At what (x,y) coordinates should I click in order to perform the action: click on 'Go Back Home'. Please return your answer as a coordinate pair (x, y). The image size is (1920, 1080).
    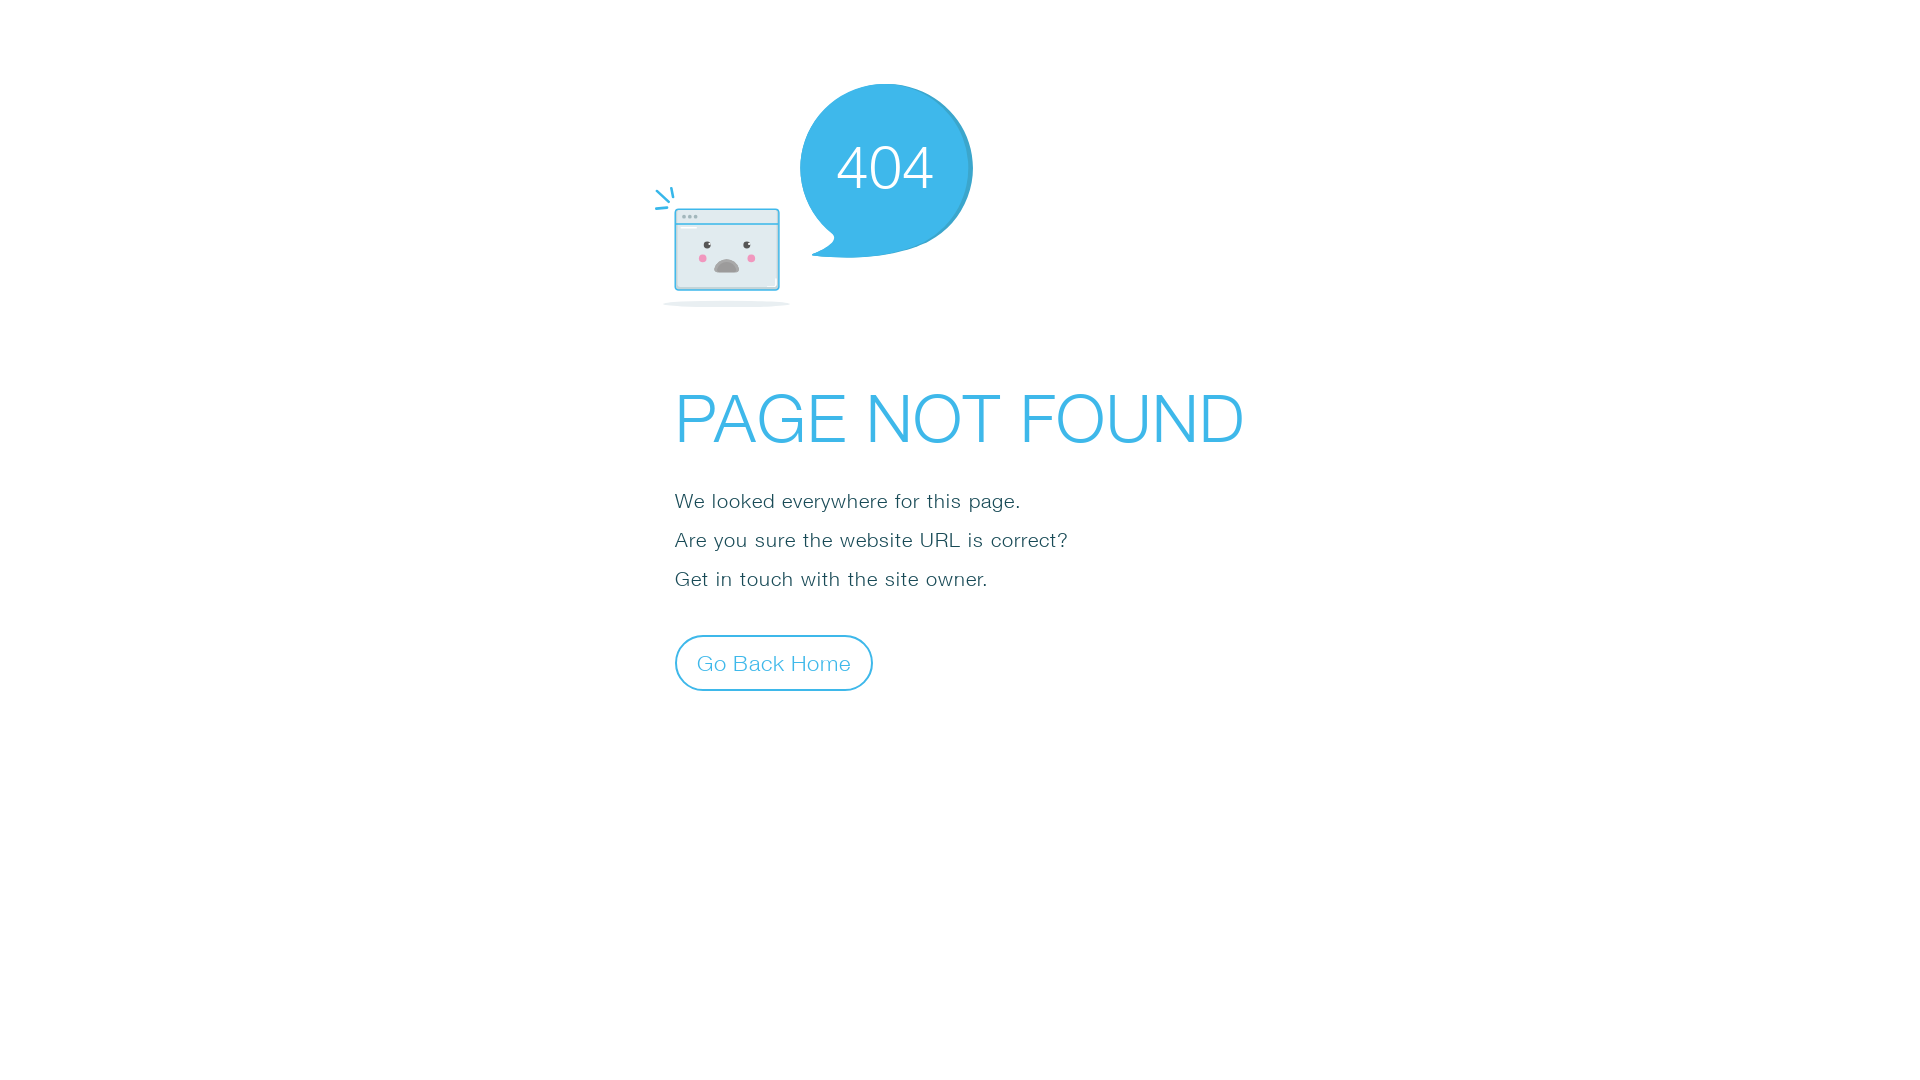
    Looking at the image, I should click on (772, 663).